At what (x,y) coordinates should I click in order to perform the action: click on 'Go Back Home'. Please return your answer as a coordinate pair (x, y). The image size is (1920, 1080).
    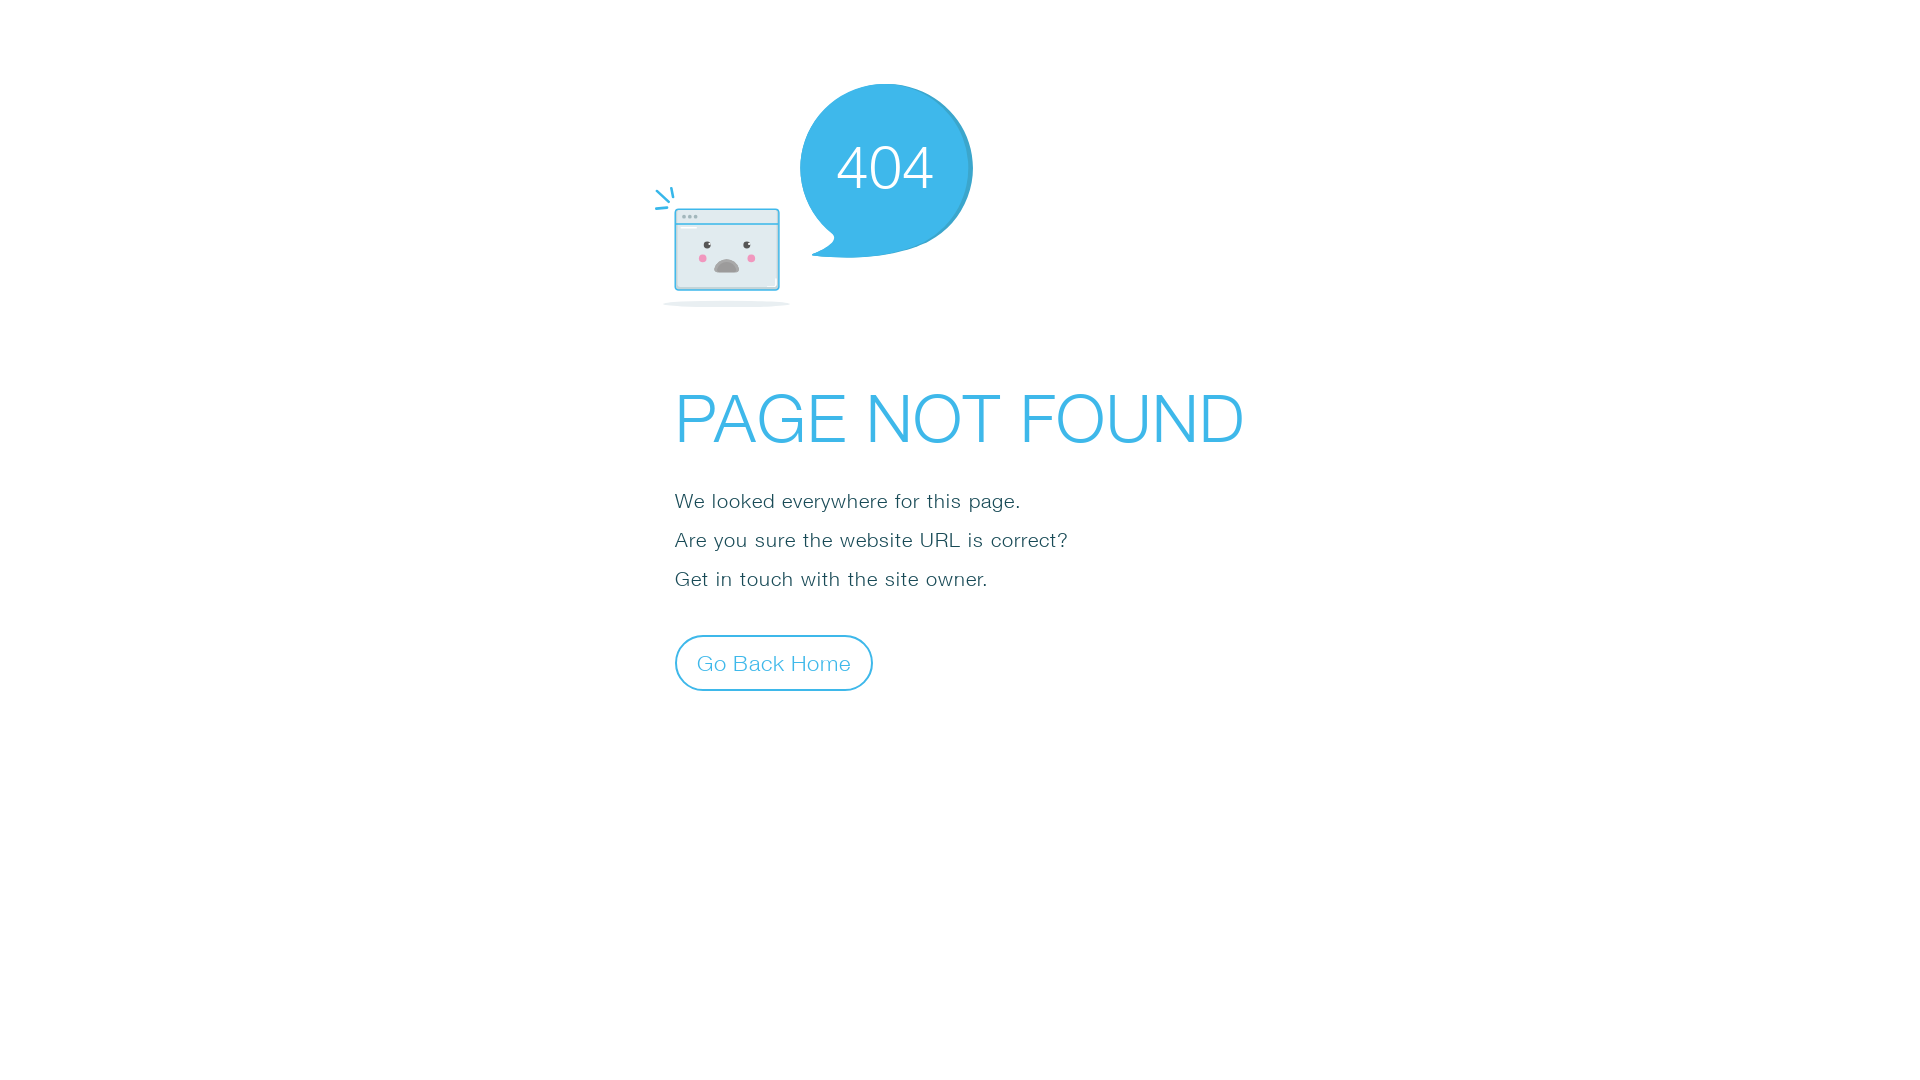
    Looking at the image, I should click on (772, 663).